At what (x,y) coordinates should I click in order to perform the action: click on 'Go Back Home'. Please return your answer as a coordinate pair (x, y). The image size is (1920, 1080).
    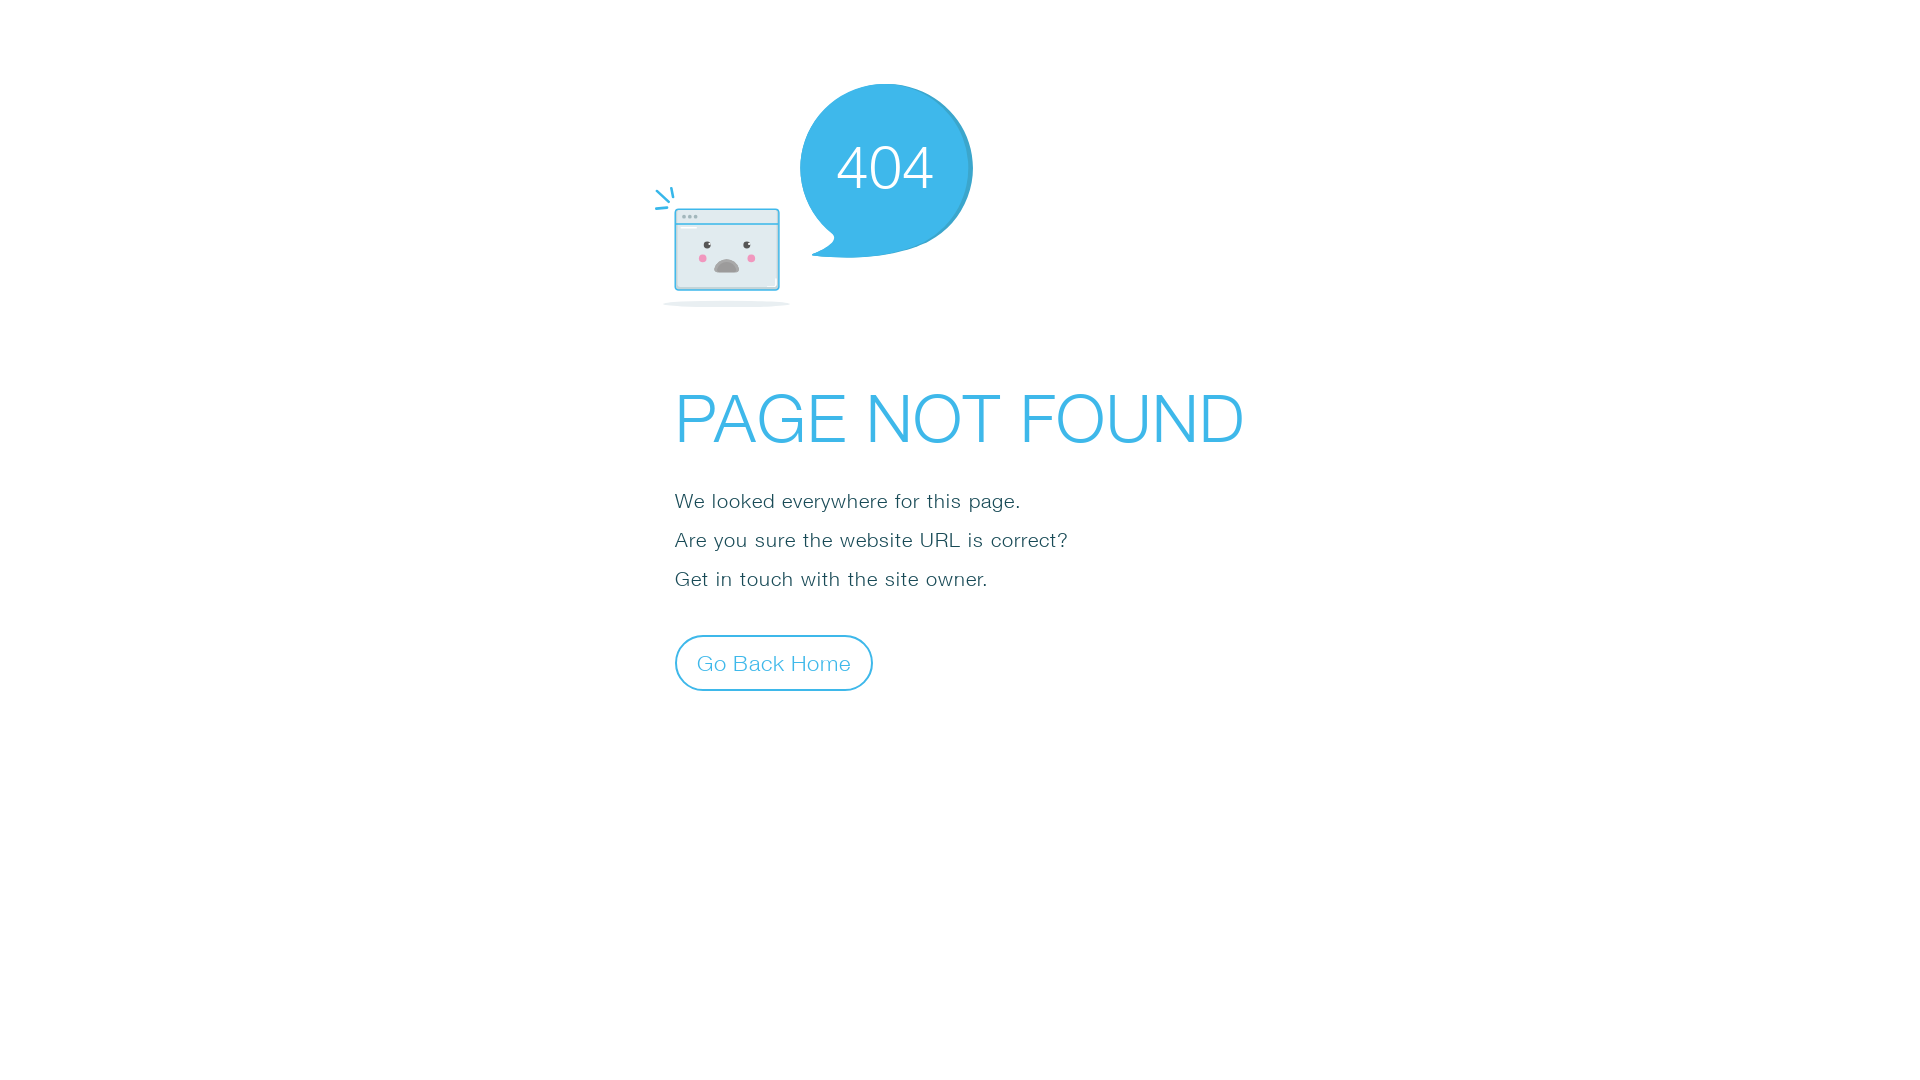
    Looking at the image, I should click on (772, 663).